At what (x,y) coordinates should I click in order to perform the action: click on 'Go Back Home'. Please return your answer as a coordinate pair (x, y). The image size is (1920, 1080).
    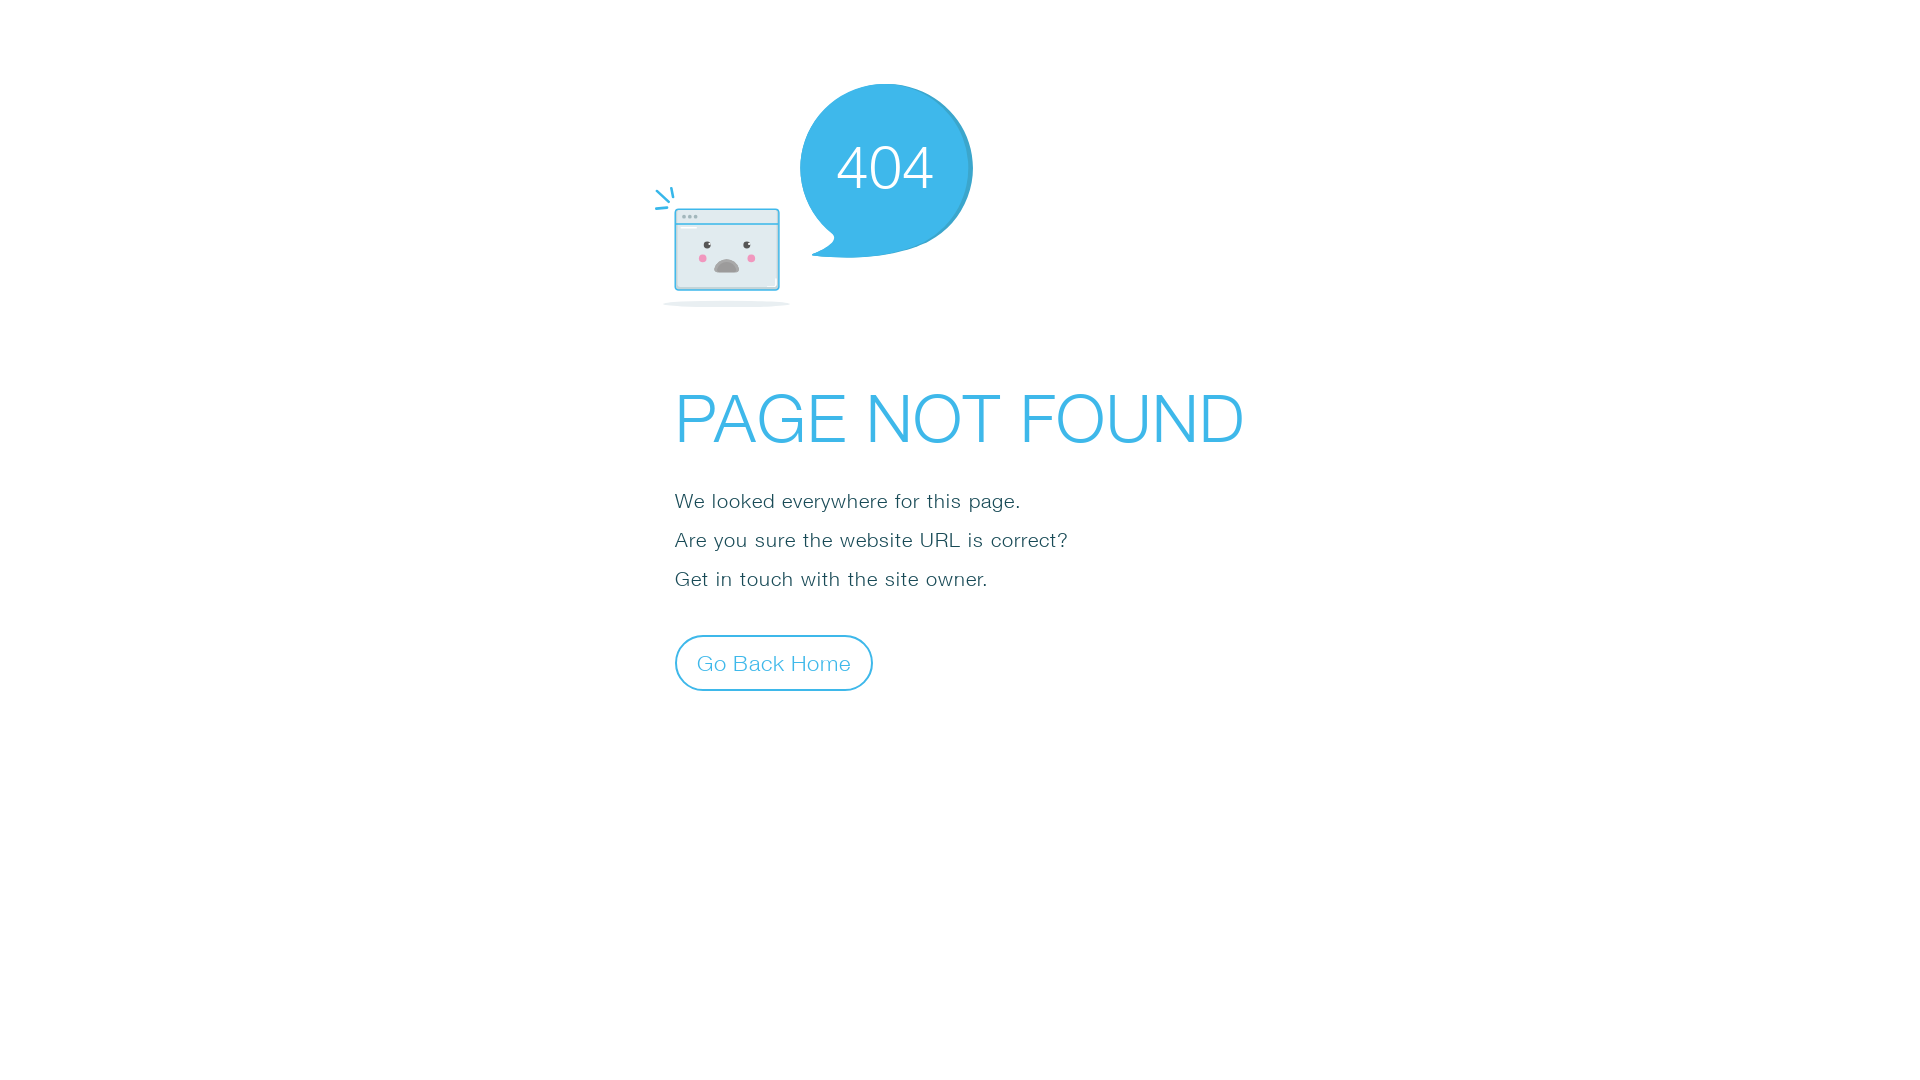
    Looking at the image, I should click on (772, 663).